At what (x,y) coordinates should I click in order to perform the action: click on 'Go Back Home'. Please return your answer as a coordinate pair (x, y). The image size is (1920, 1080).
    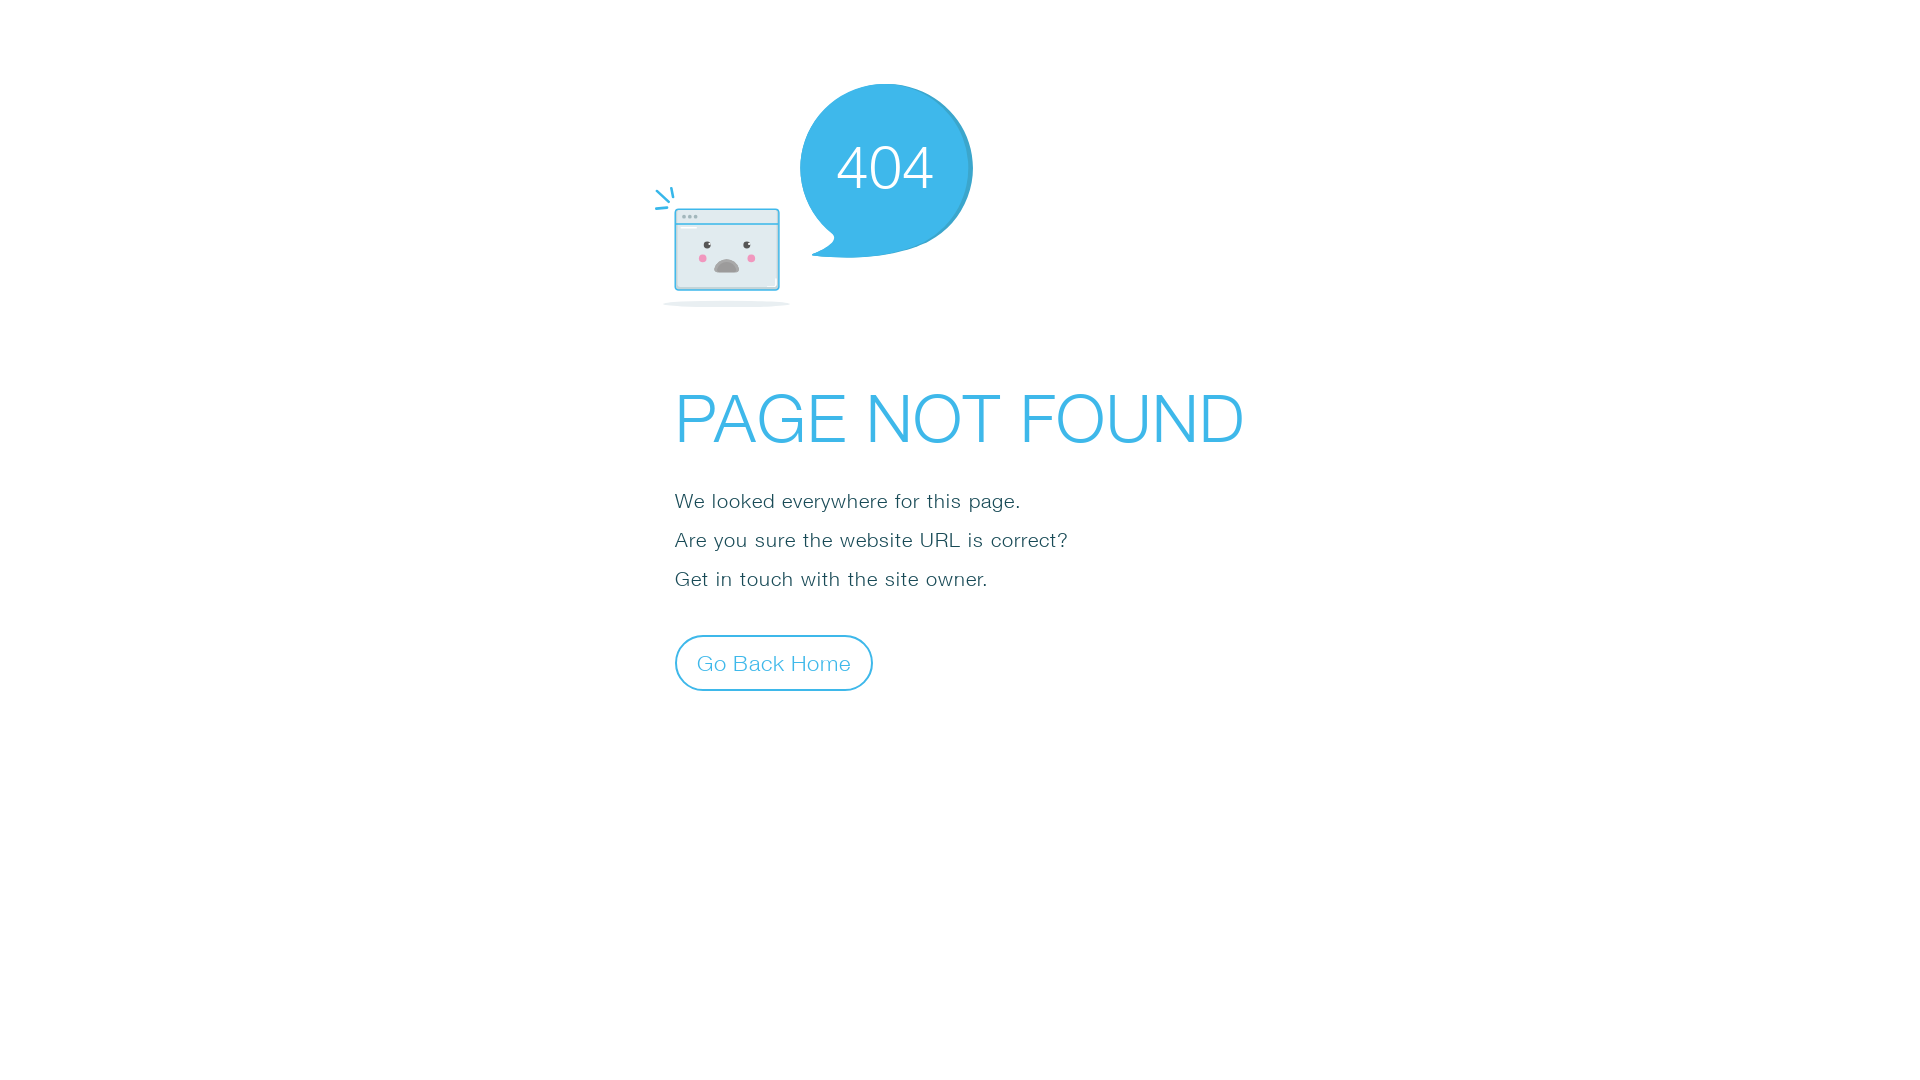
    Looking at the image, I should click on (772, 663).